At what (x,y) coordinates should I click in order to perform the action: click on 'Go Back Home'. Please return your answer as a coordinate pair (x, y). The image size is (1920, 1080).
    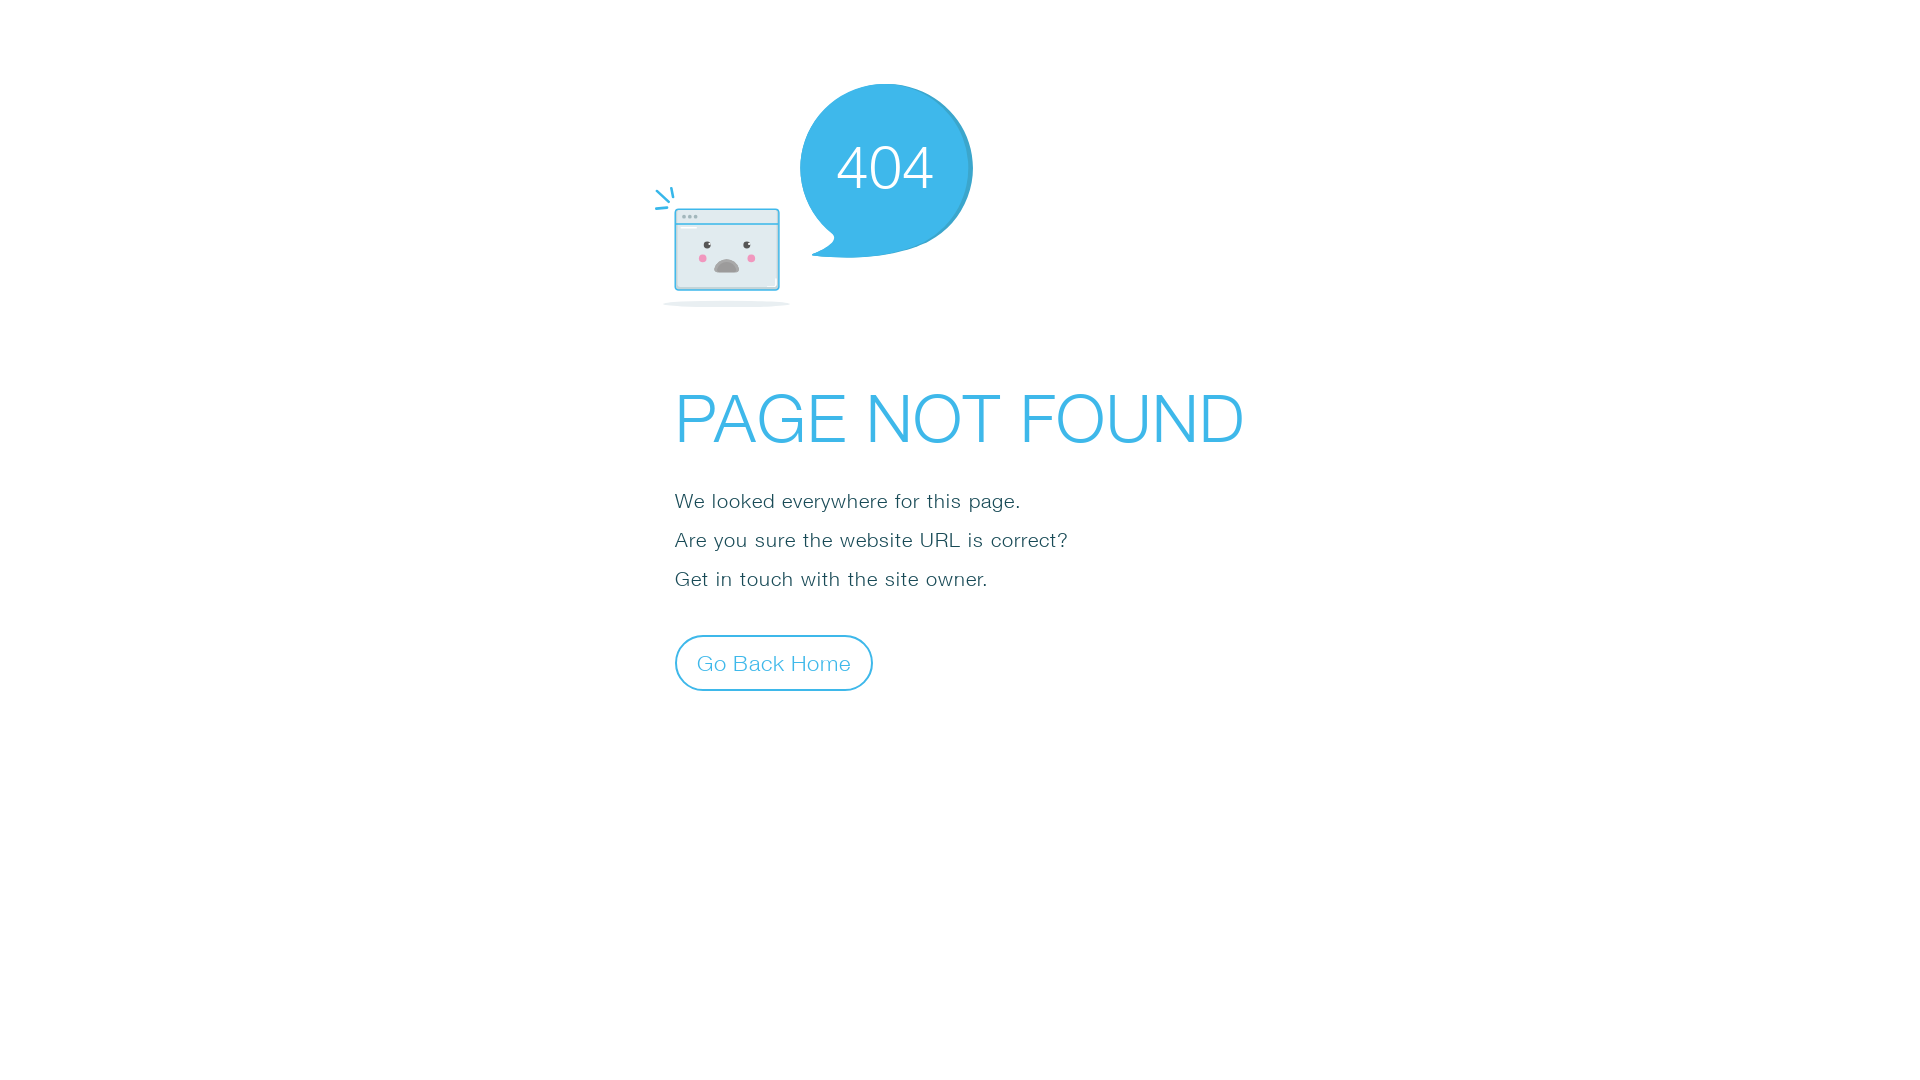
    Looking at the image, I should click on (772, 663).